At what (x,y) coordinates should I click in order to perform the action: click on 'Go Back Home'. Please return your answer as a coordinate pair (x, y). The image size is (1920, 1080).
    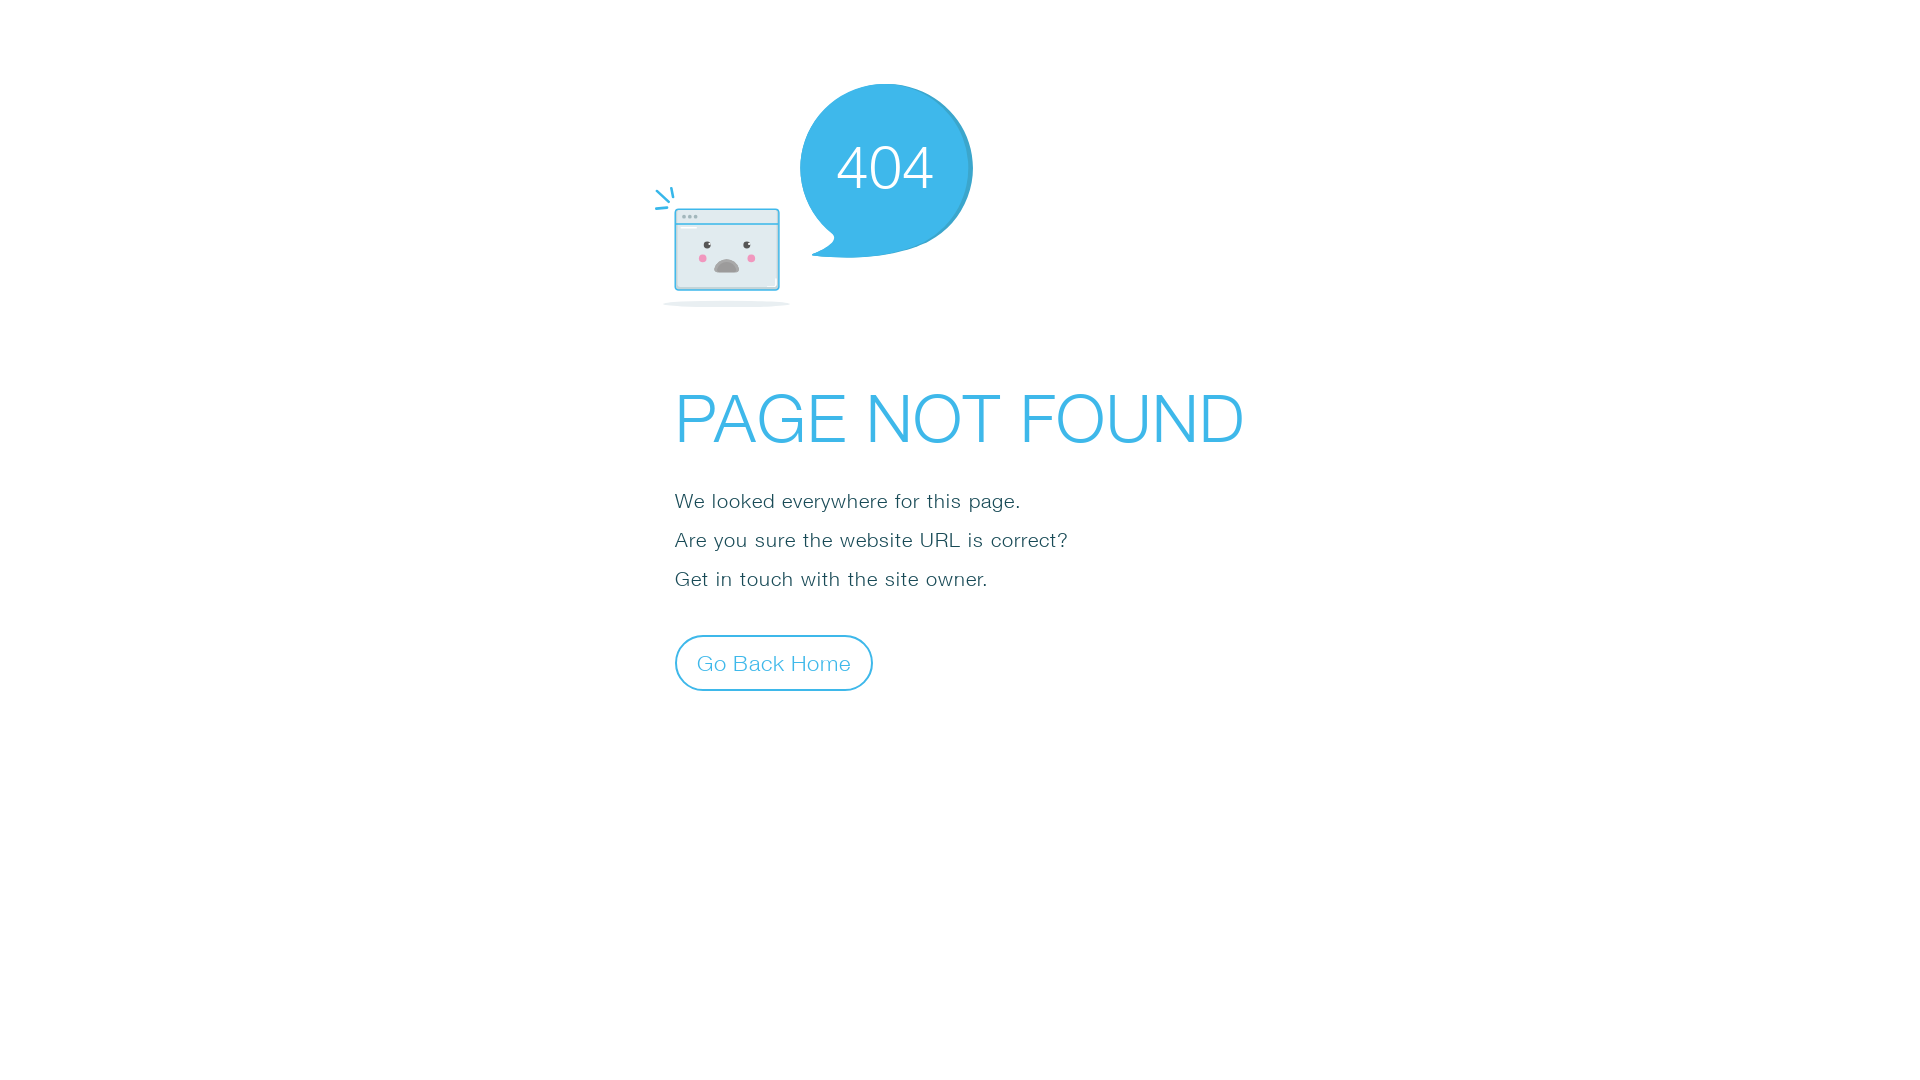
    Looking at the image, I should click on (772, 663).